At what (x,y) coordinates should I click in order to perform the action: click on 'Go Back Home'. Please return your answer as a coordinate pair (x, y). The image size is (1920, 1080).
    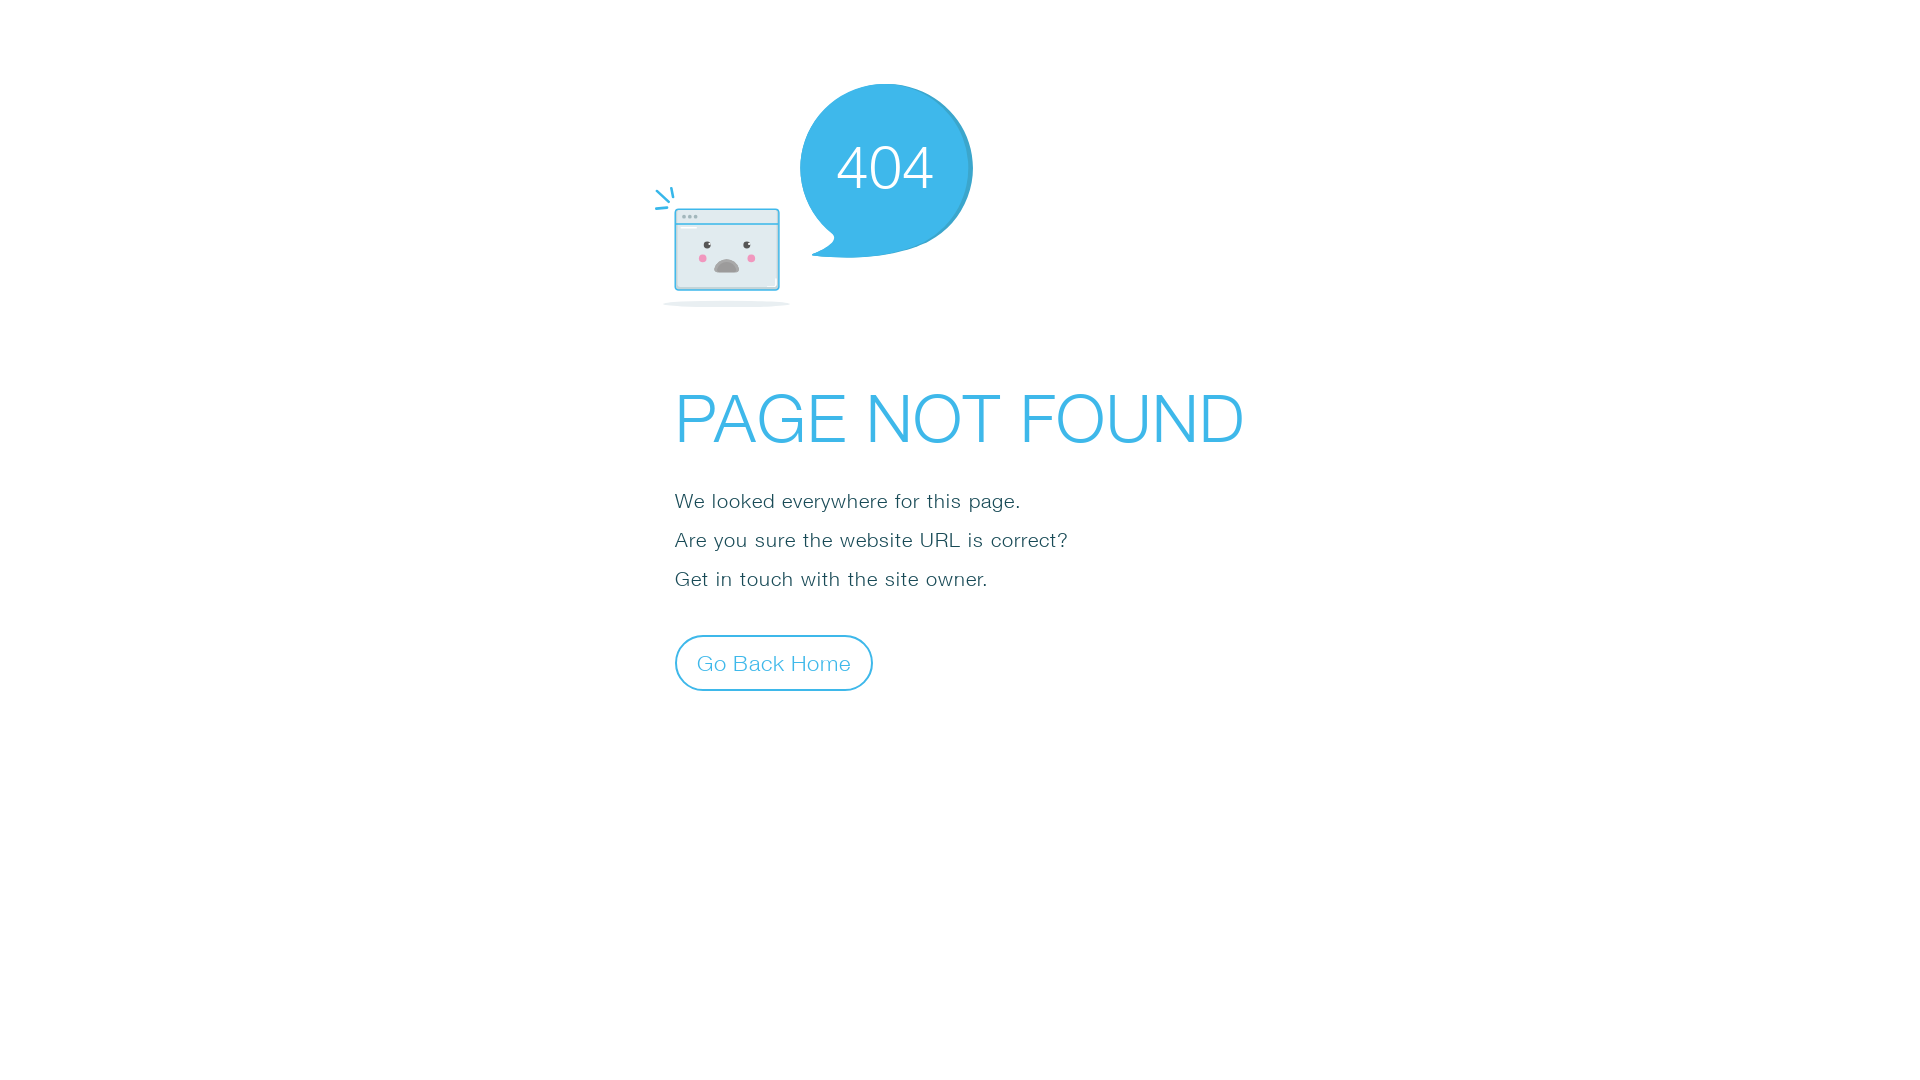
    Looking at the image, I should click on (772, 663).